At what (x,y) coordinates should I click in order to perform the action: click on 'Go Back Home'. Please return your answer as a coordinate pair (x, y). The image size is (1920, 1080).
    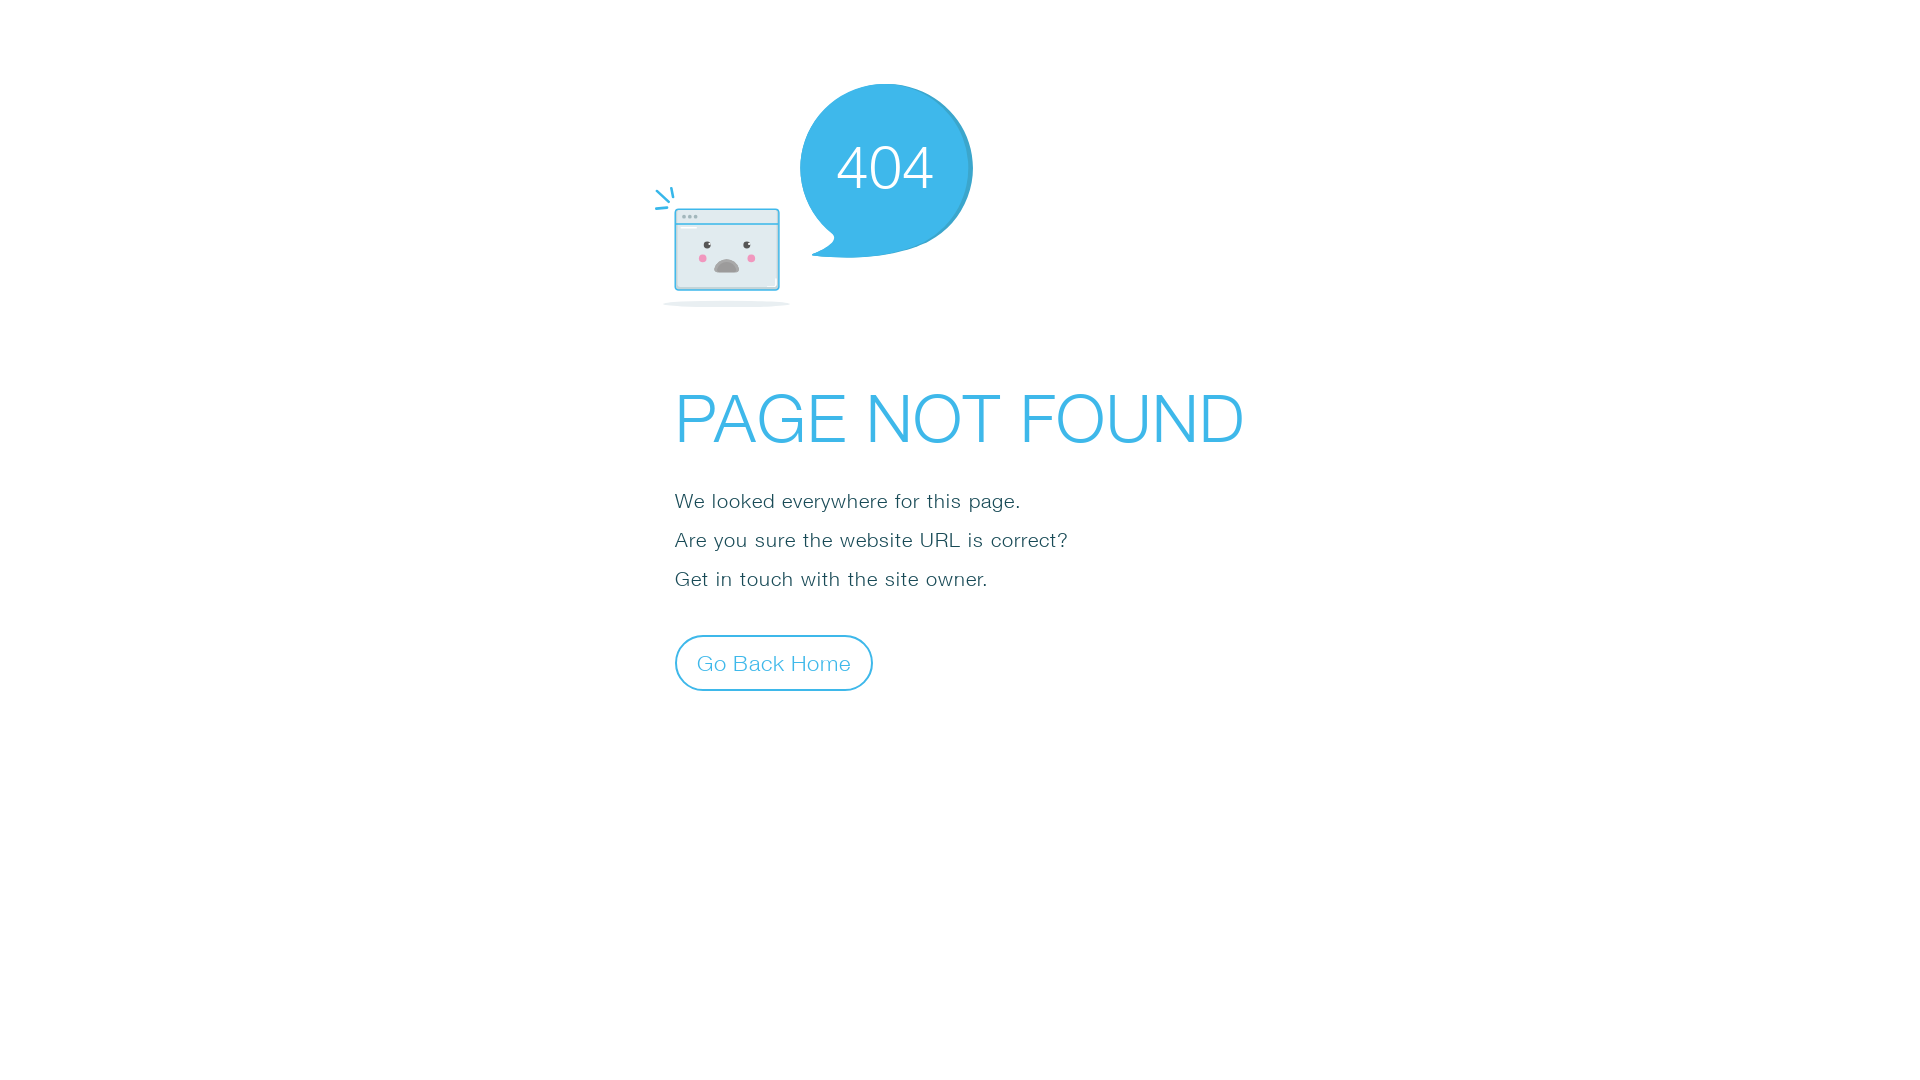
    Looking at the image, I should click on (772, 663).